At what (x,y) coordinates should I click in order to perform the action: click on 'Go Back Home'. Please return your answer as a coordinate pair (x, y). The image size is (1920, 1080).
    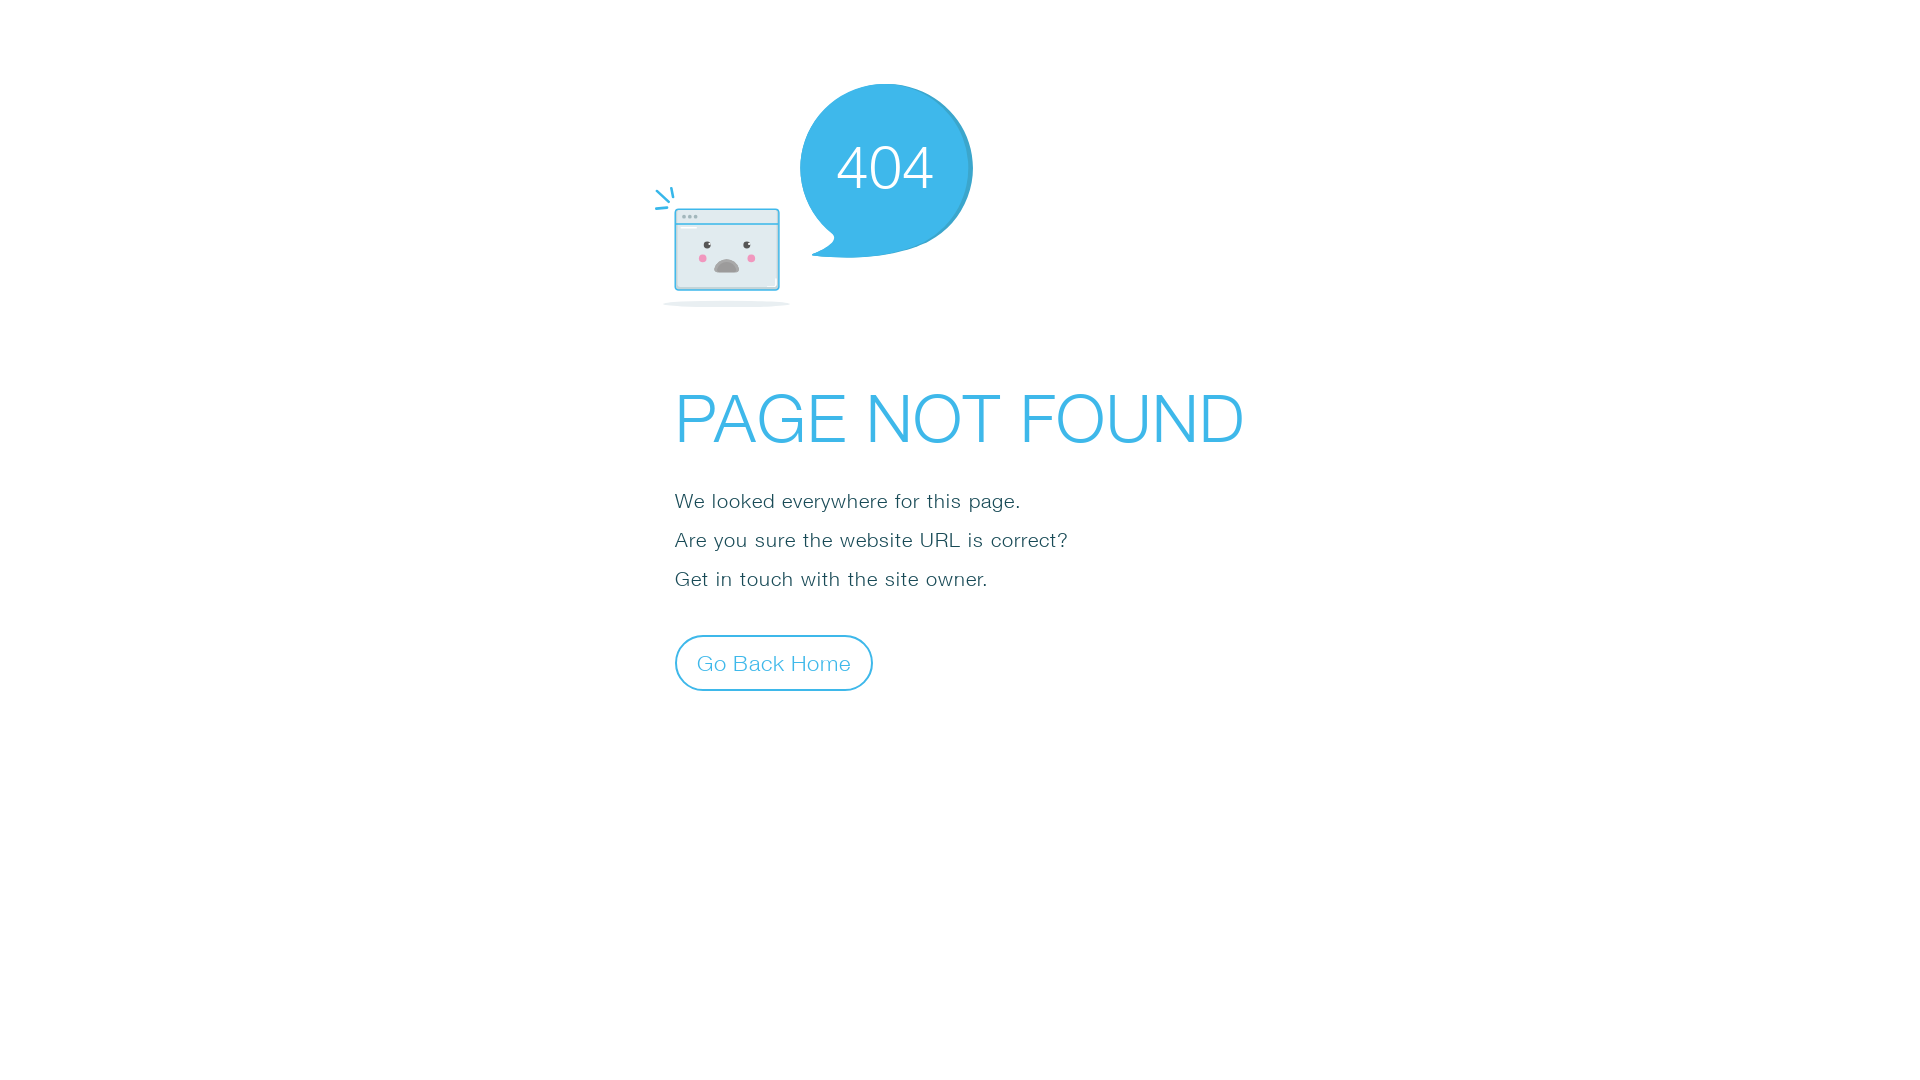
    Looking at the image, I should click on (772, 663).